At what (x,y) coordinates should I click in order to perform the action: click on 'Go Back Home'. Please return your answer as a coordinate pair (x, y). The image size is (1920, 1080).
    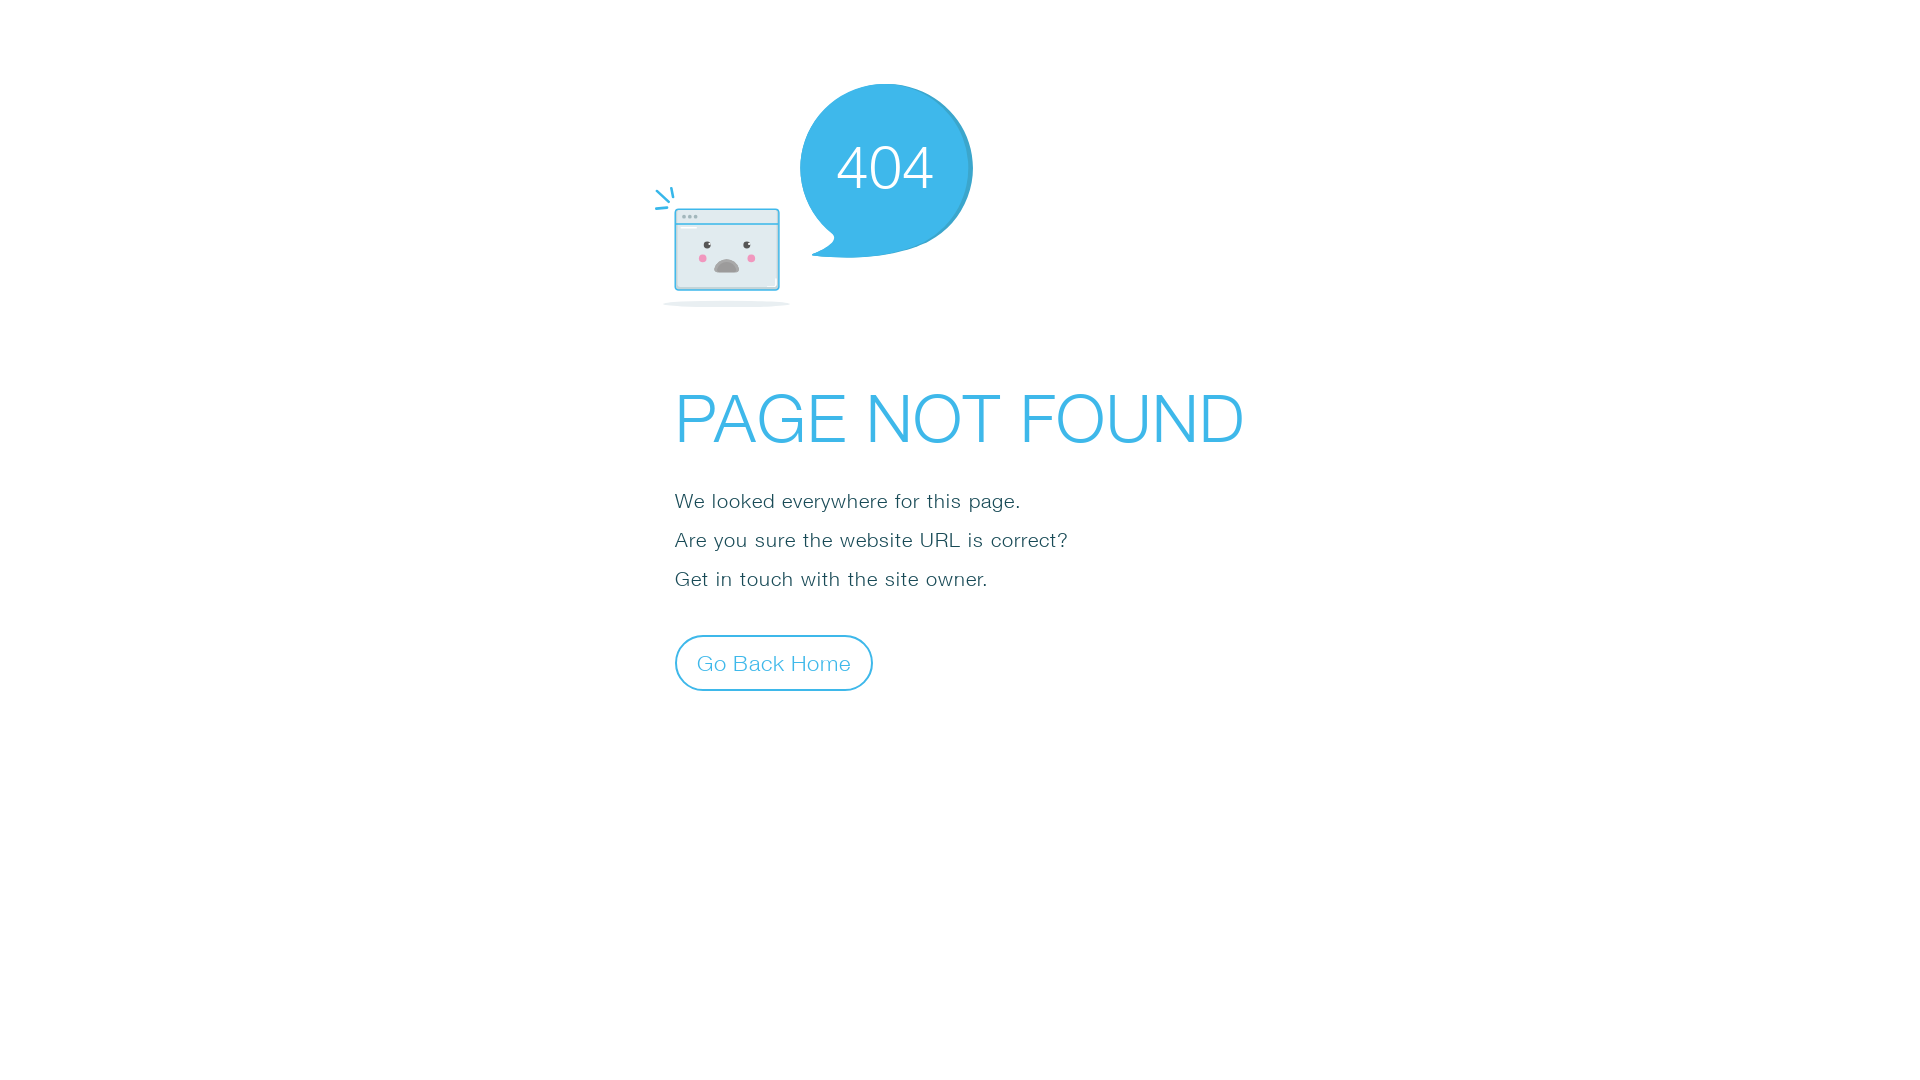
    Looking at the image, I should click on (772, 663).